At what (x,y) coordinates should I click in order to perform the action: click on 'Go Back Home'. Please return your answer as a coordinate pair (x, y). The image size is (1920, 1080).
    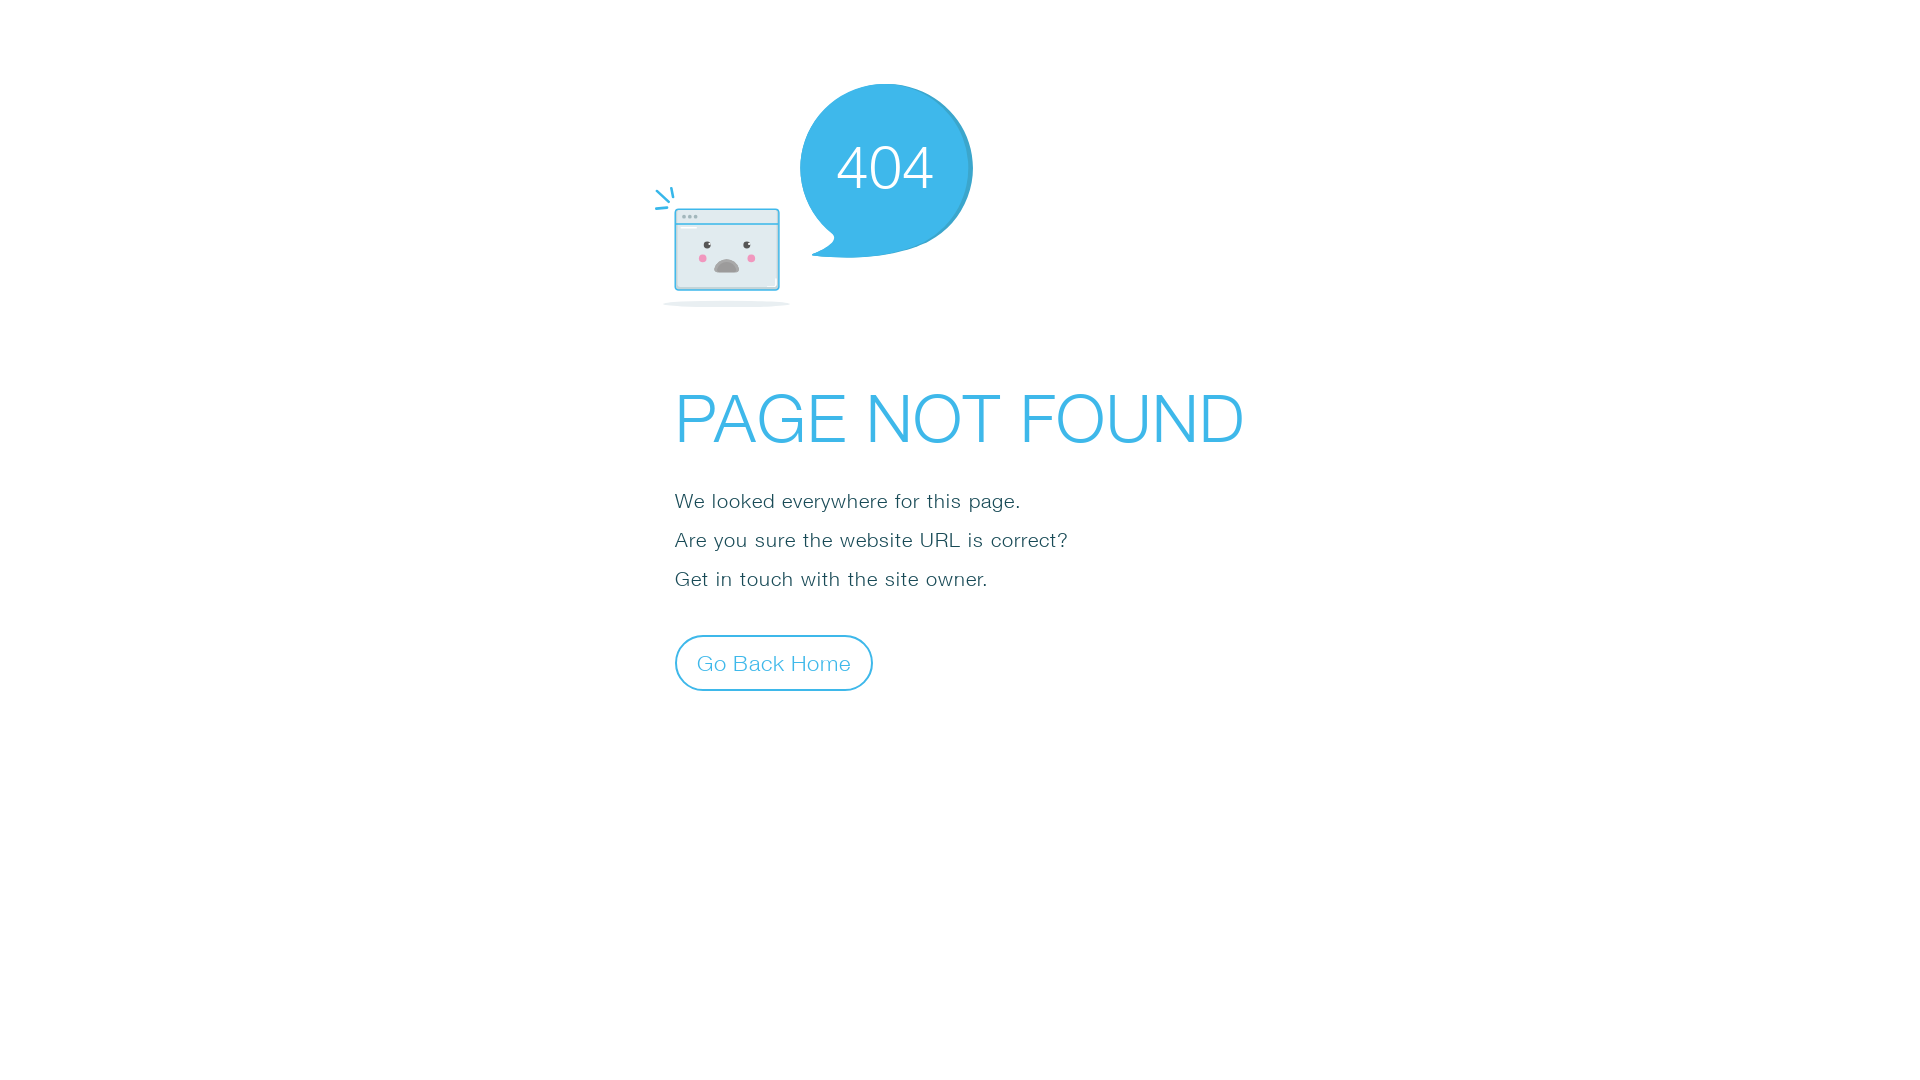
    Looking at the image, I should click on (772, 663).